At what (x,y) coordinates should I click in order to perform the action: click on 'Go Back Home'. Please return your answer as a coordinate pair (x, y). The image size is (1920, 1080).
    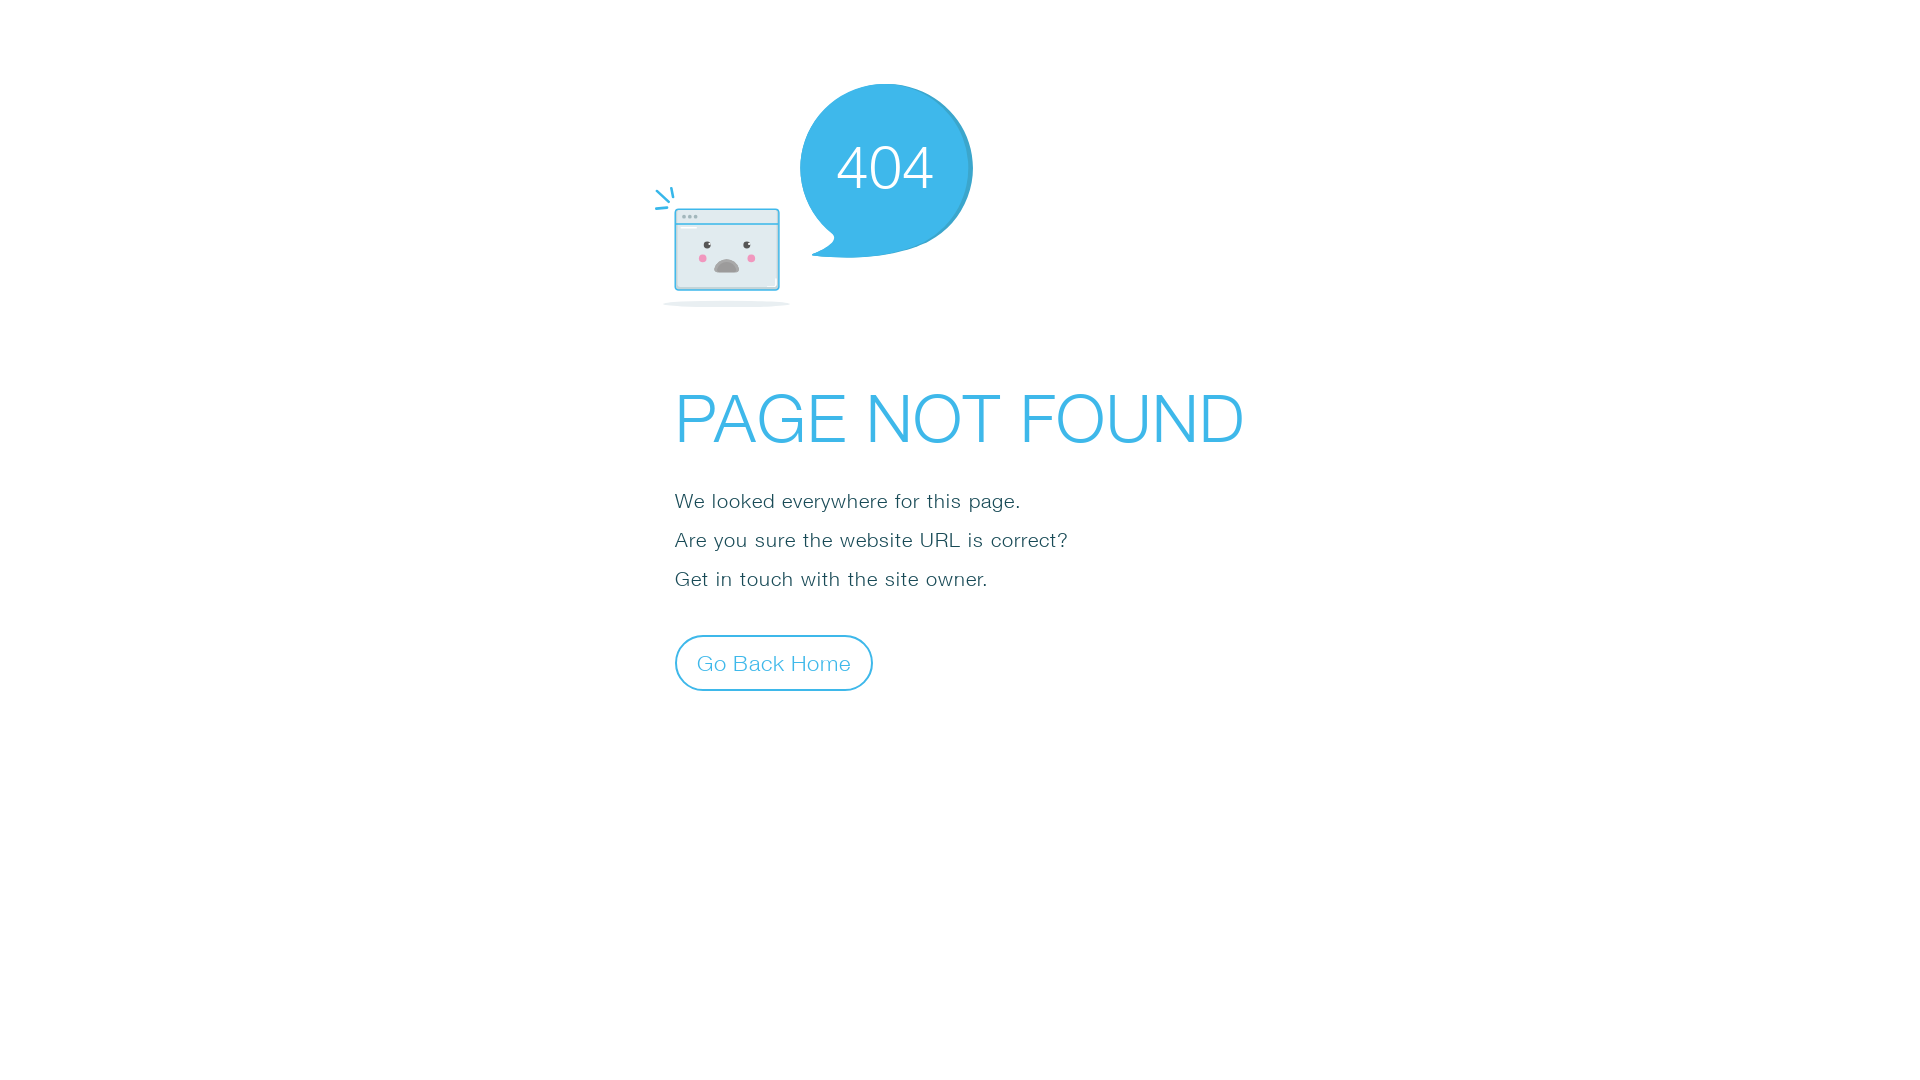
    Looking at the image, I should click on (772, 663).